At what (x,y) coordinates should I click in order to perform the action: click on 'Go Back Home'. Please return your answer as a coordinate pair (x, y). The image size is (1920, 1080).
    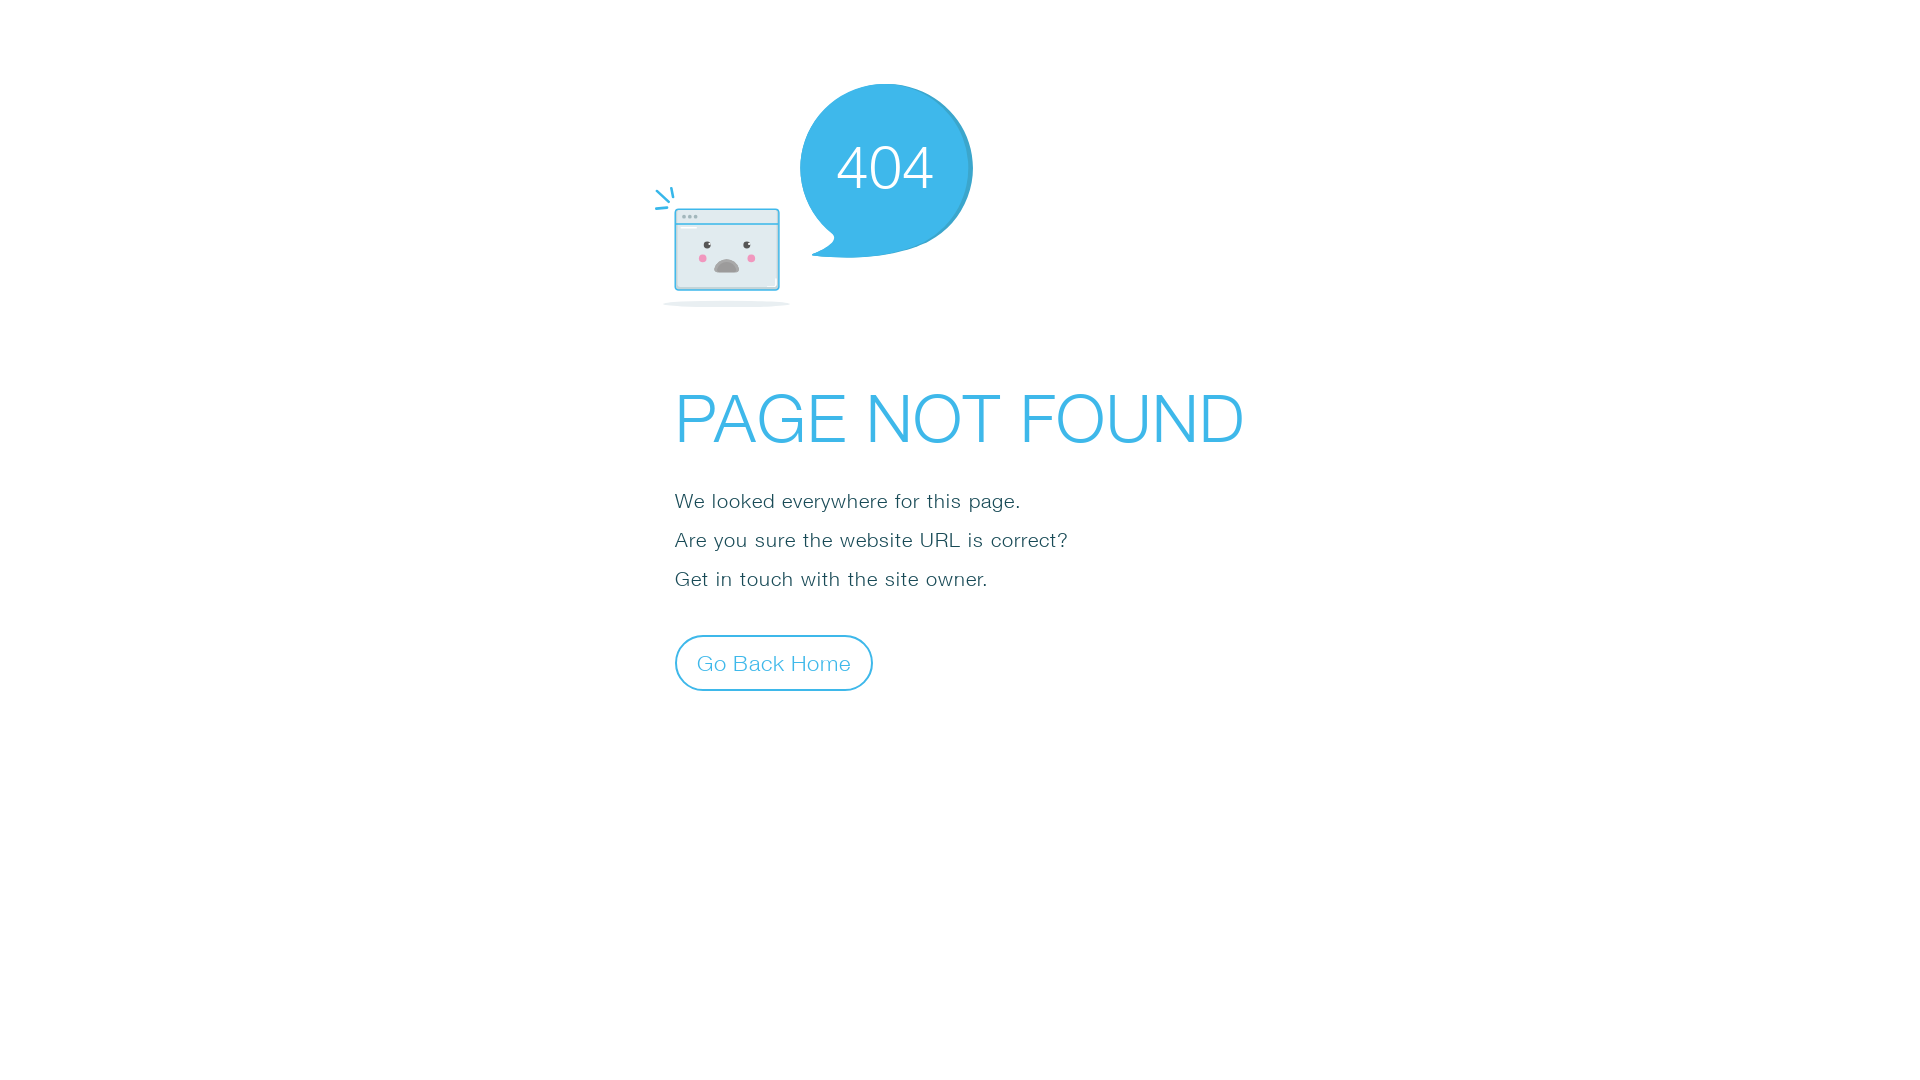
    Looking at the image, I should click on (772, 663).